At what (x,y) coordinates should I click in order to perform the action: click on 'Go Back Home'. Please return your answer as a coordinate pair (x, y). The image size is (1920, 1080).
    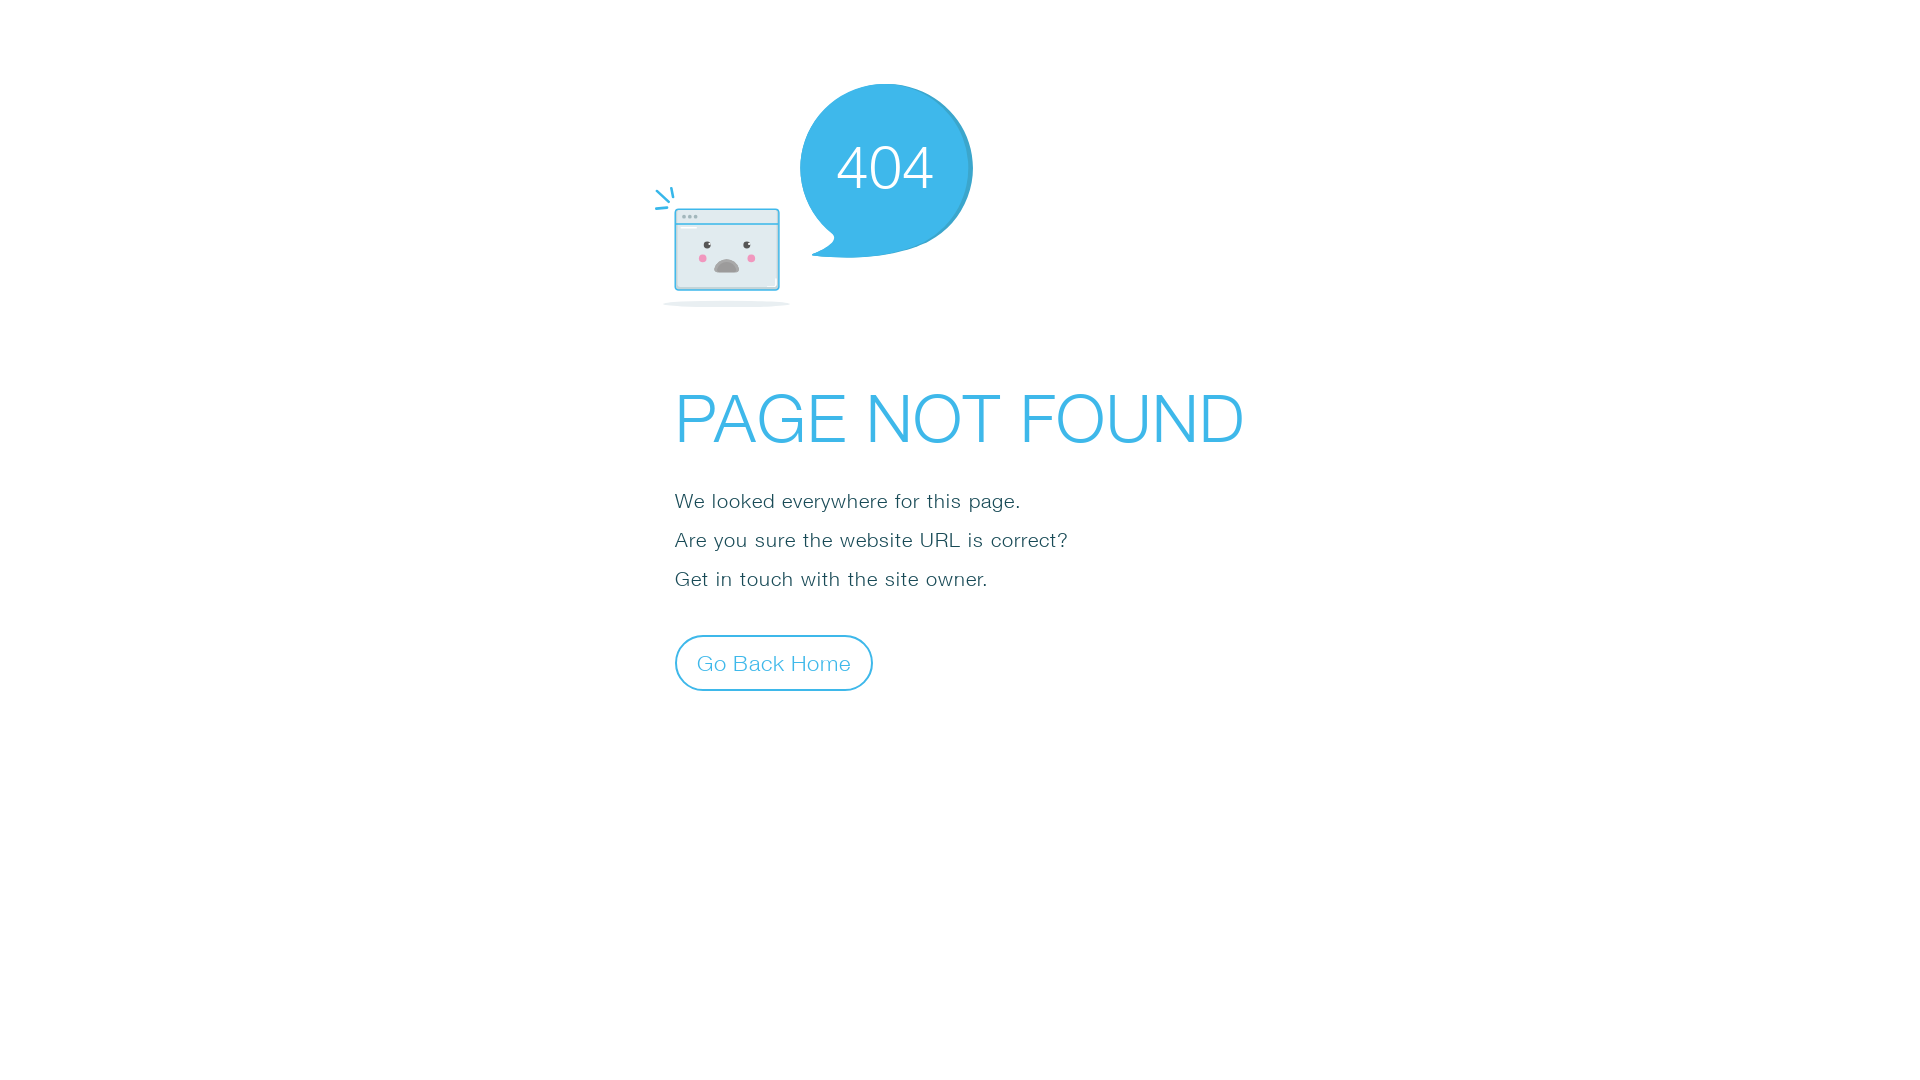
    Looking at the image, I should click on (772, 663).